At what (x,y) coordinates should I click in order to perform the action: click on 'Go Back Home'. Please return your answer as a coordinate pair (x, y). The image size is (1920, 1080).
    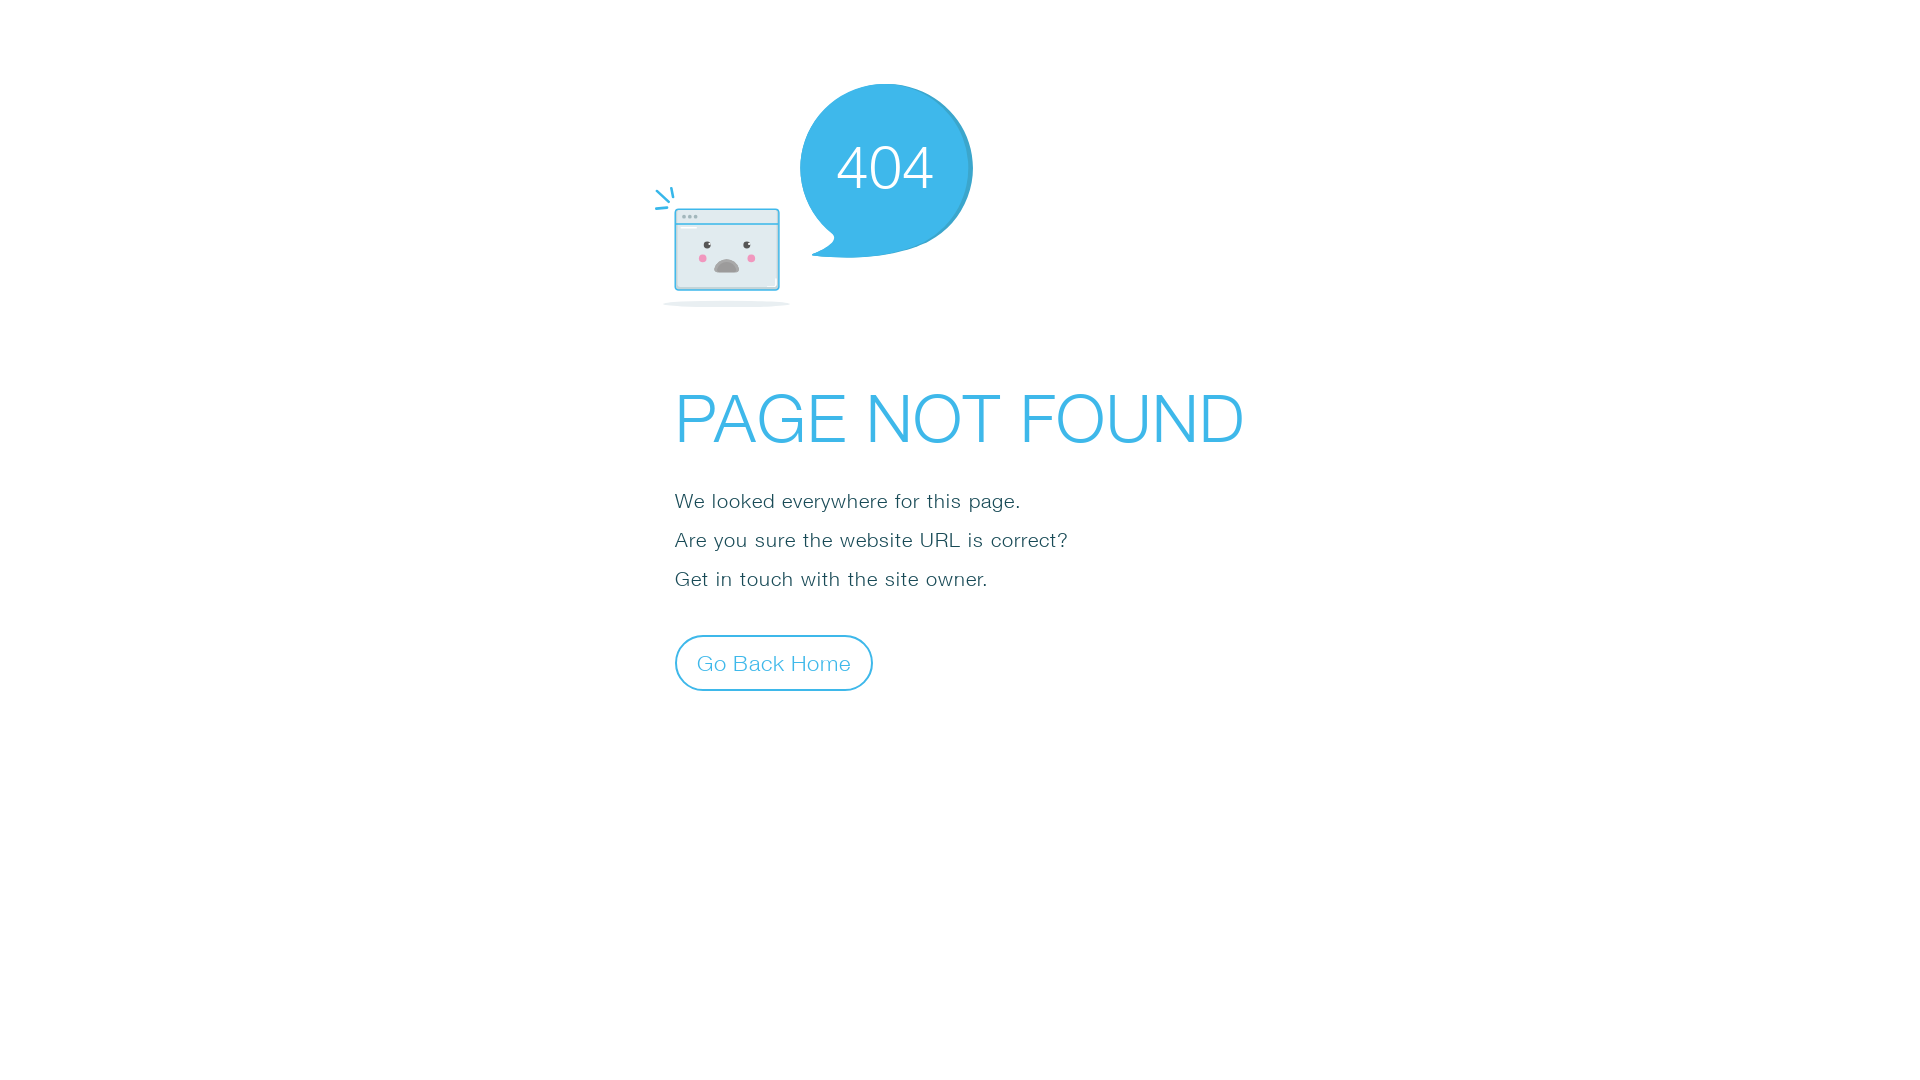
    Looking at the image, I should click on (772, 663).